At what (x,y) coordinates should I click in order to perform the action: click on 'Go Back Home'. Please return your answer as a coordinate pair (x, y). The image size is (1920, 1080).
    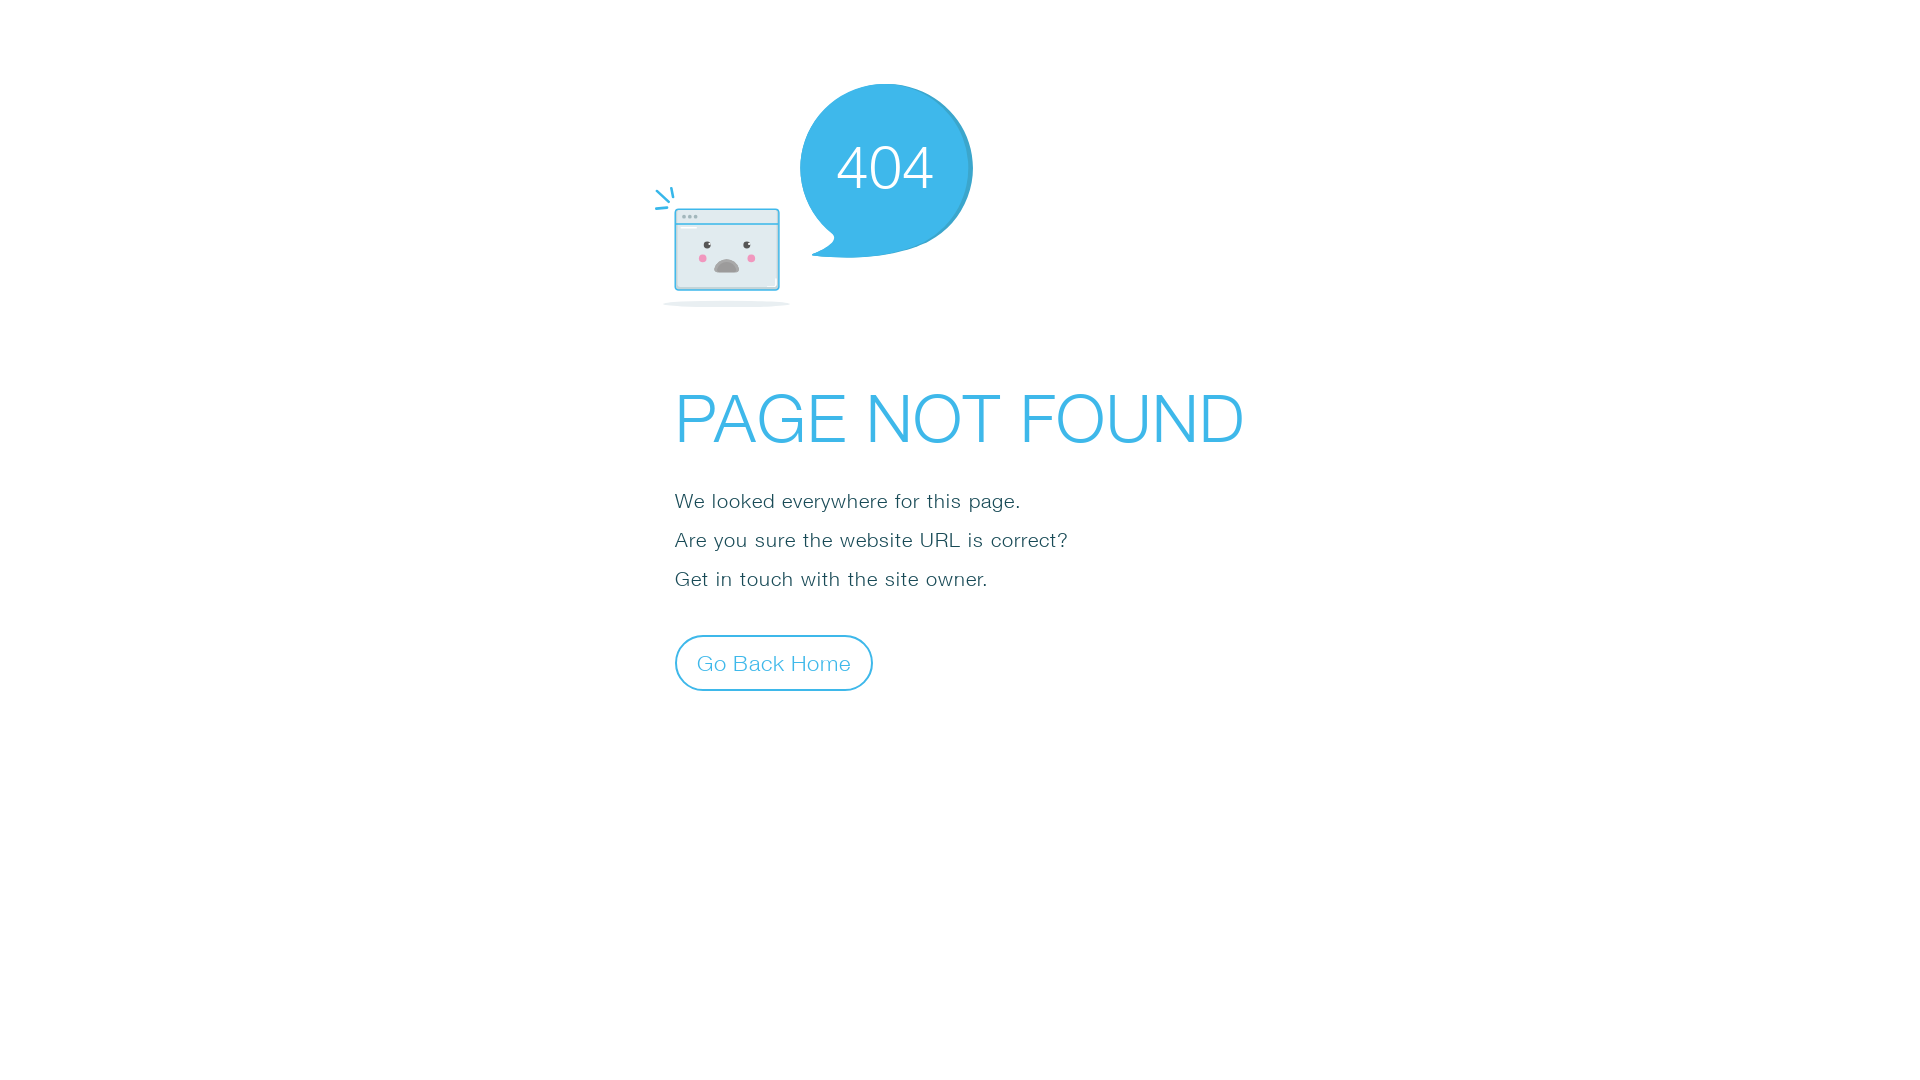
    Looking at the image, I should click on (772, 663).